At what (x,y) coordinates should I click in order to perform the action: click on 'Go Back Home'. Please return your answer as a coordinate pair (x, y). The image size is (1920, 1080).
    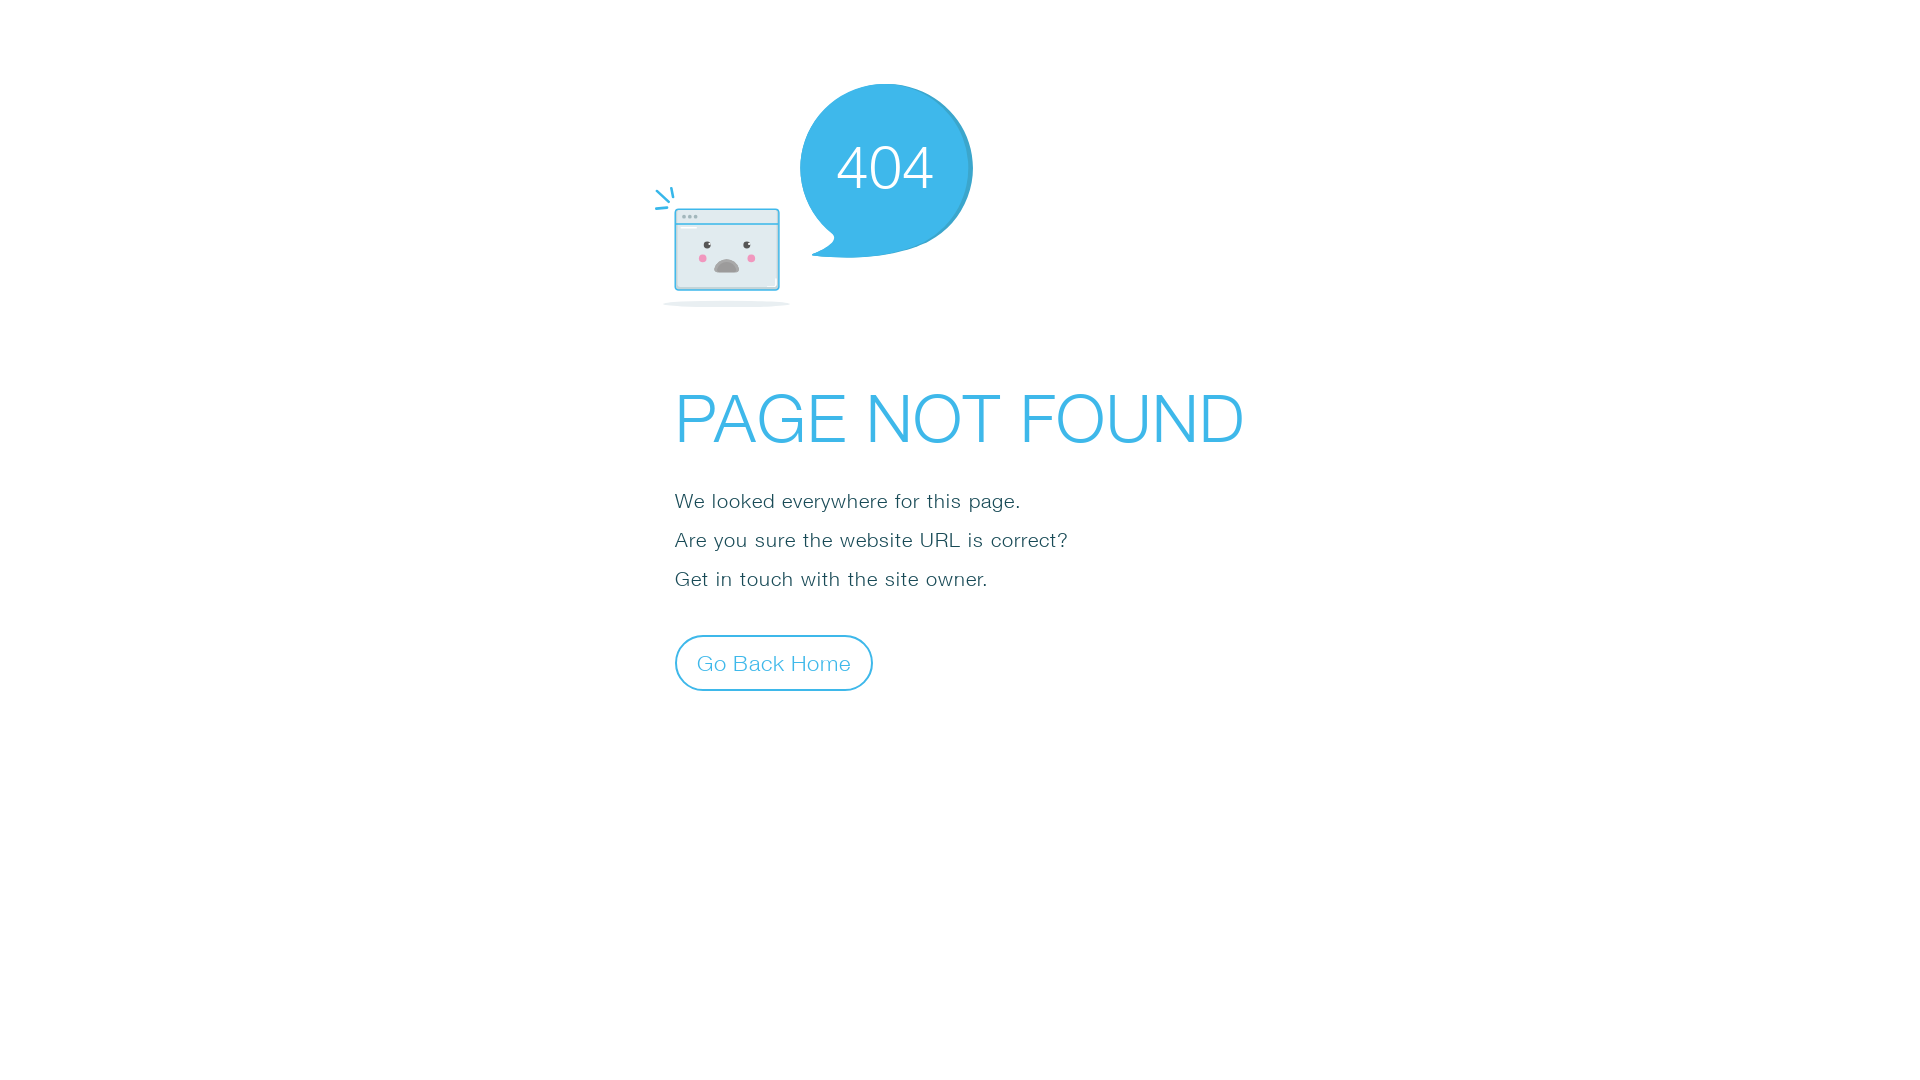
    Looking at the image, I should click on (772, 663).